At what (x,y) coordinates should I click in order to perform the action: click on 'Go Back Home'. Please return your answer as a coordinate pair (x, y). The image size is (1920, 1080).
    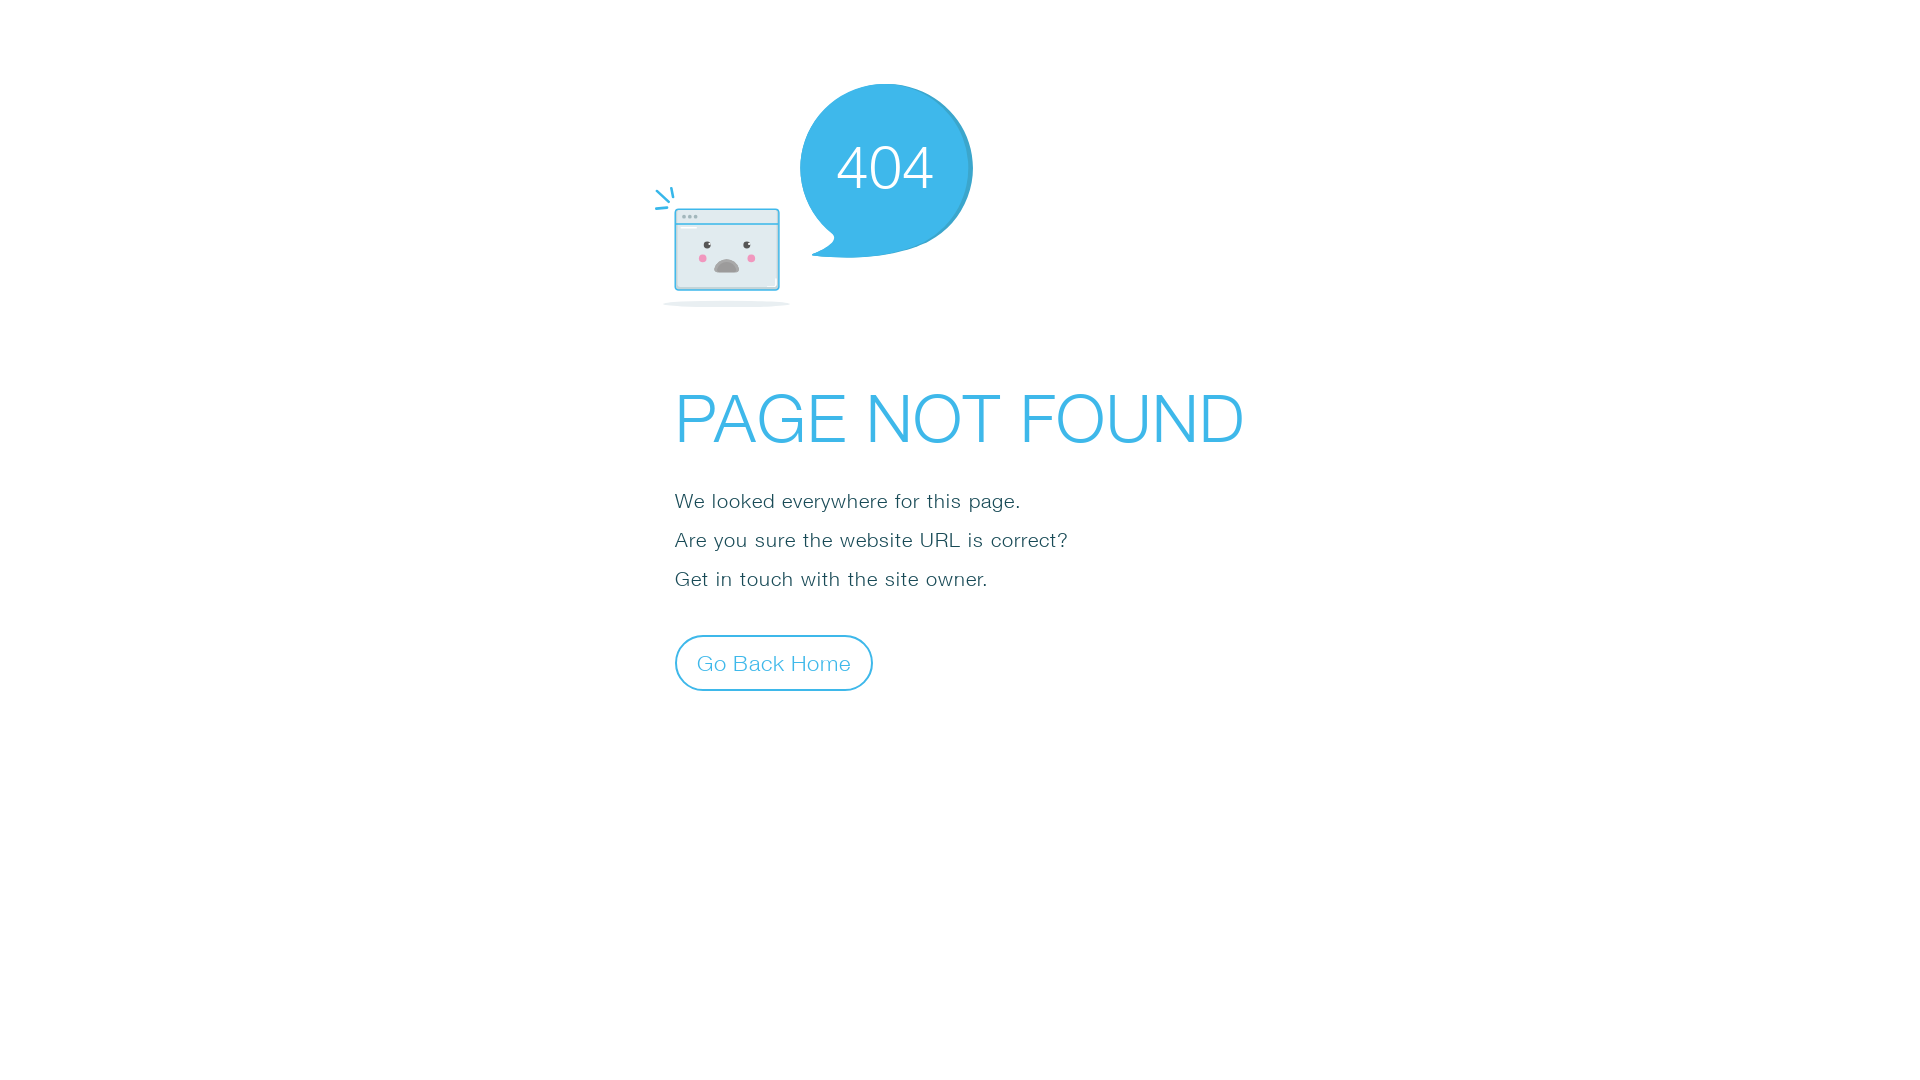
    Looking at the image, I should click on (772, 663).